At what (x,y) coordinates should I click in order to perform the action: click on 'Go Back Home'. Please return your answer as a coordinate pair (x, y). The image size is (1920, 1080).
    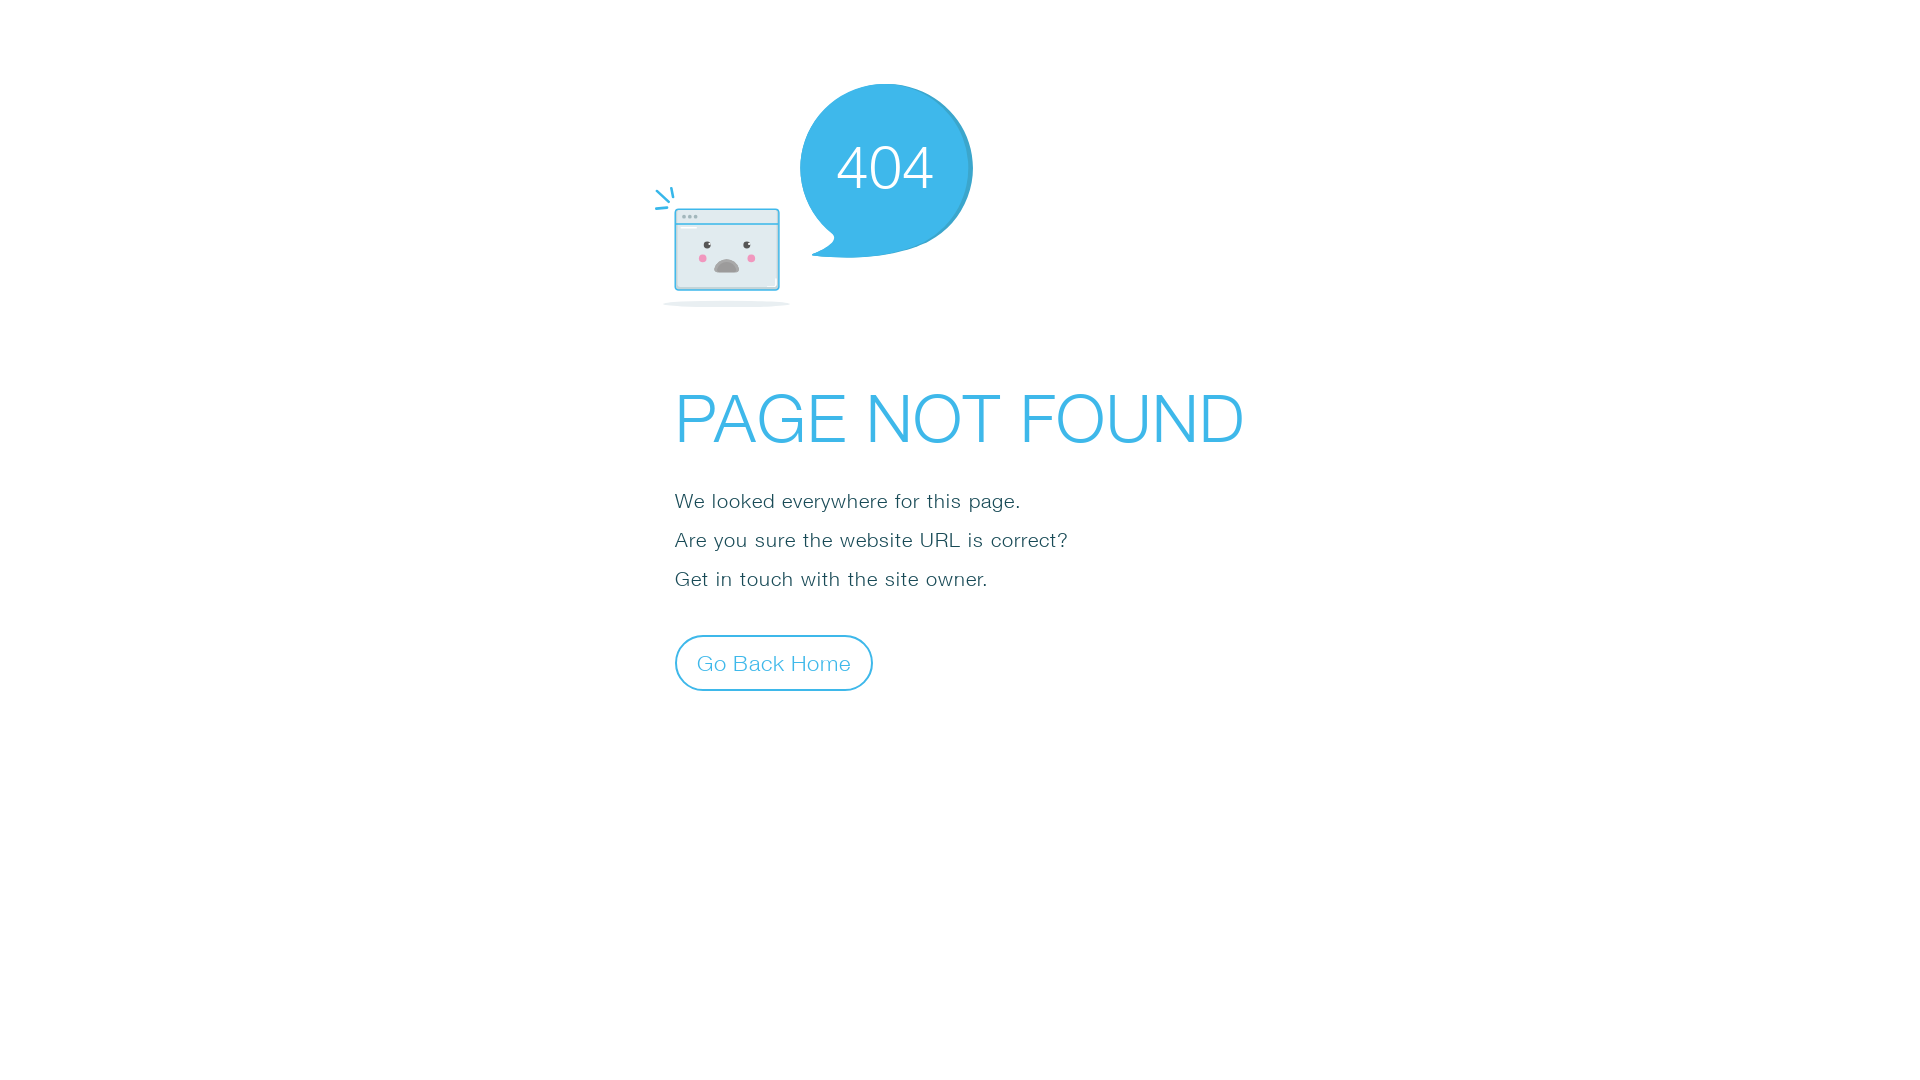
    Looking at the image, I should click on (772, 663).